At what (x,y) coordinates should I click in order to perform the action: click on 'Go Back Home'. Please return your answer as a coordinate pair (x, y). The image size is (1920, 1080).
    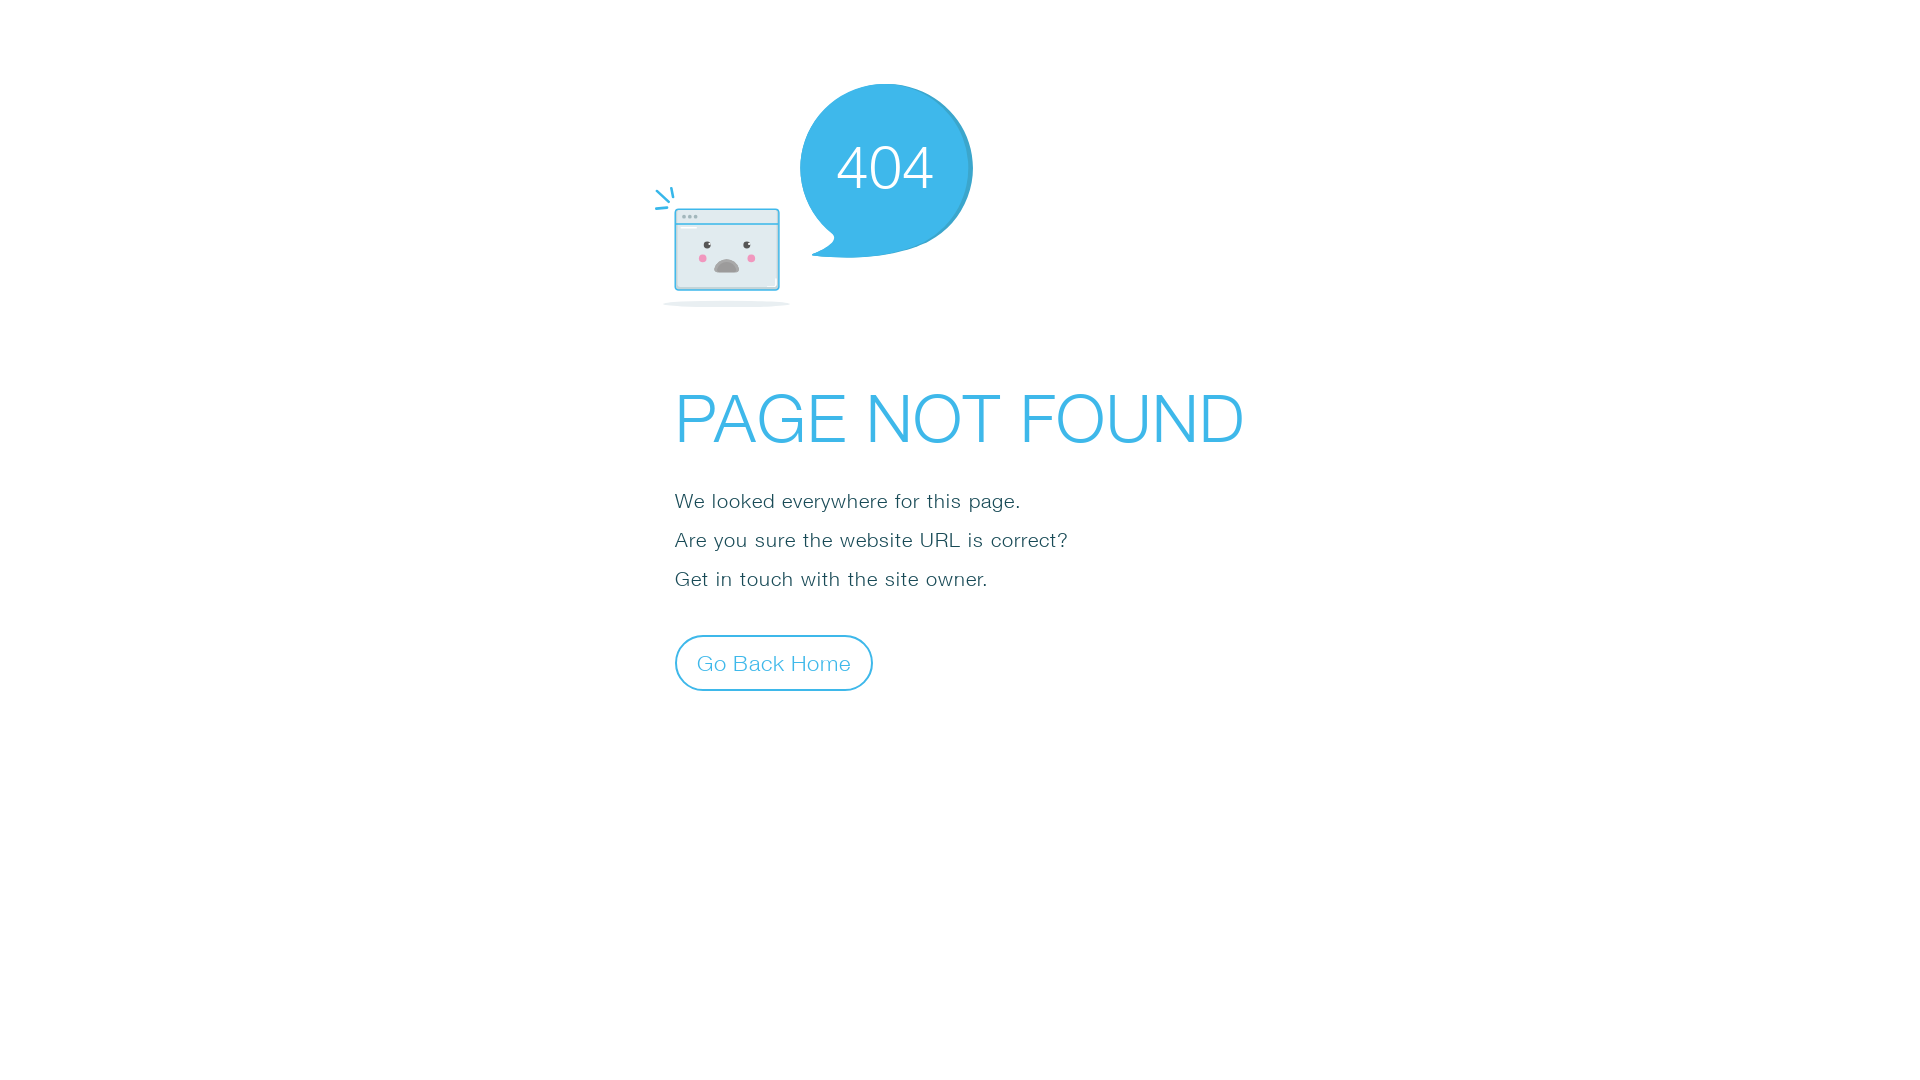
    Looking at the image, I should click on (772, 663).